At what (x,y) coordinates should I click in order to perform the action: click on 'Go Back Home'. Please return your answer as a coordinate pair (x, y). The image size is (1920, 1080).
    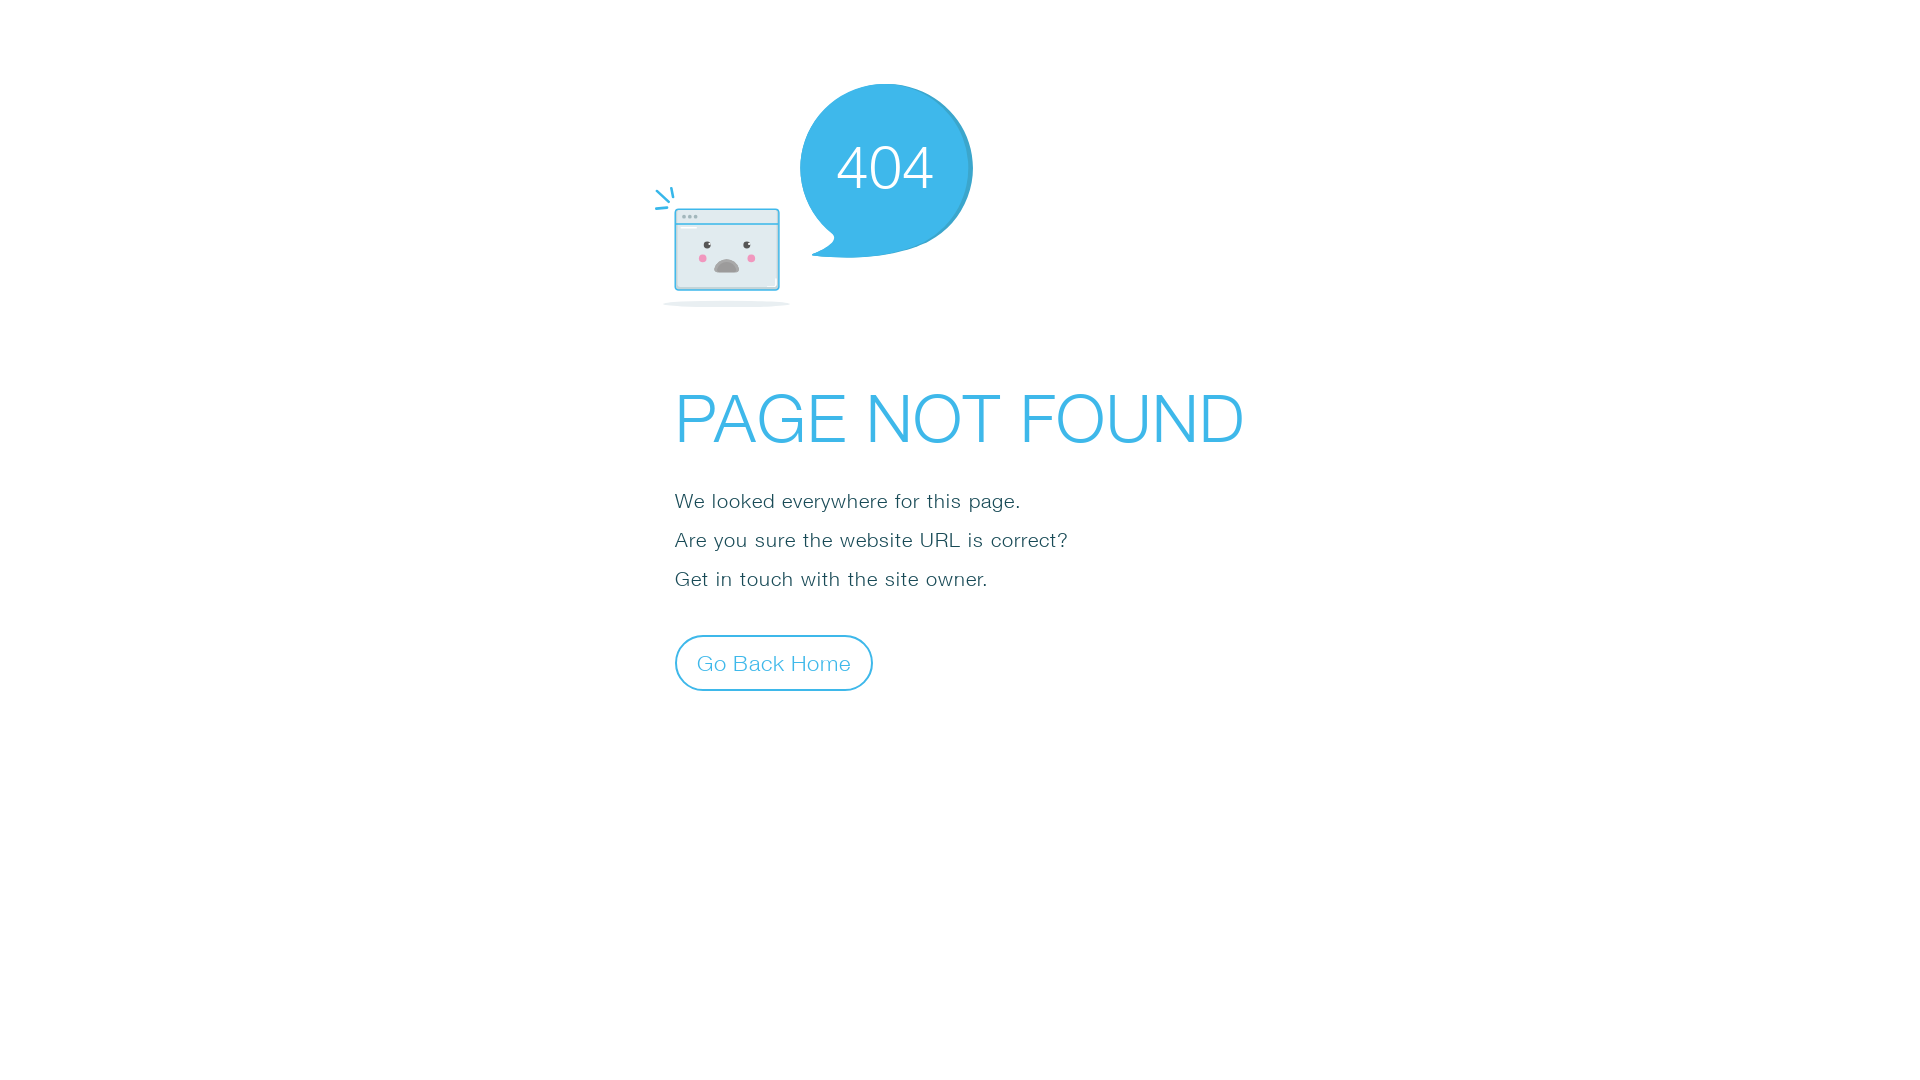
    Looking at the image, I should click on (772, 663).